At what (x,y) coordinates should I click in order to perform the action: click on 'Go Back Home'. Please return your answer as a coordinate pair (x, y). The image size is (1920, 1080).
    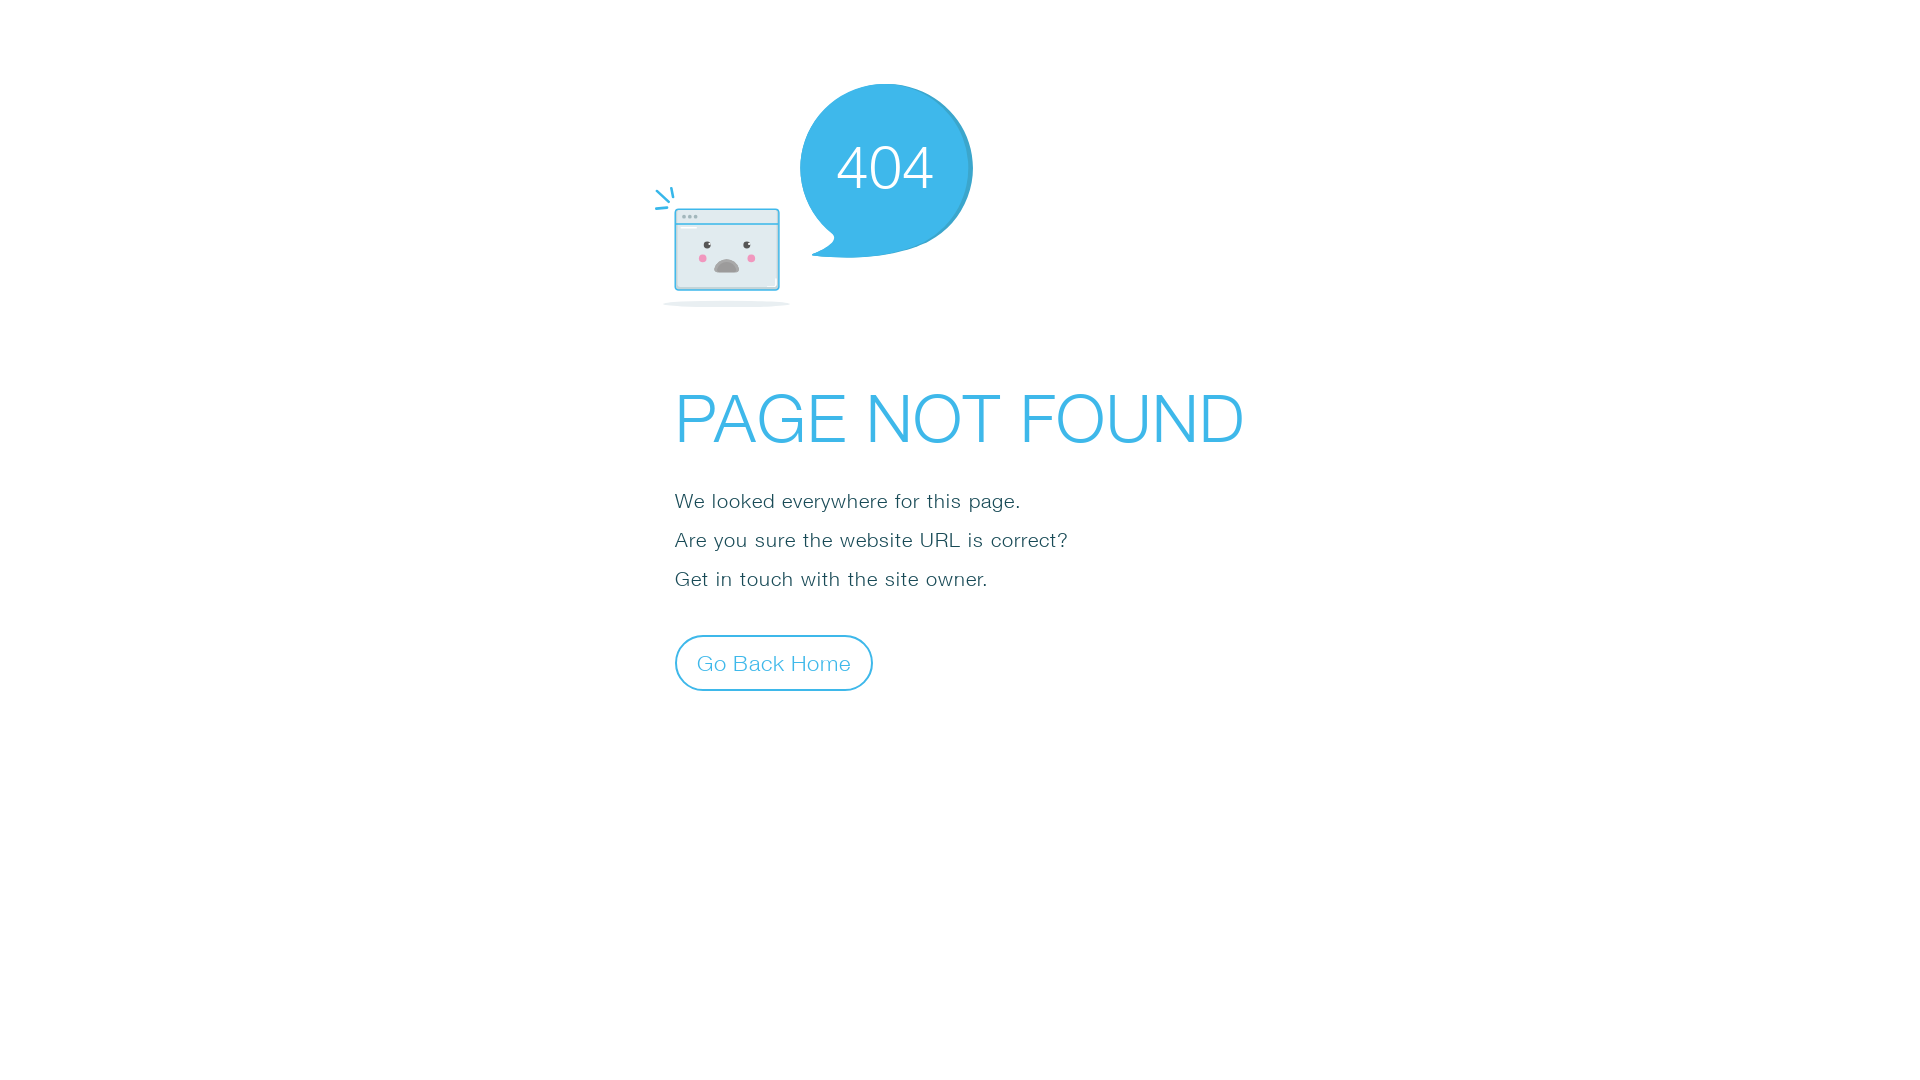
    Looking at the image, I should click on (772, 663).